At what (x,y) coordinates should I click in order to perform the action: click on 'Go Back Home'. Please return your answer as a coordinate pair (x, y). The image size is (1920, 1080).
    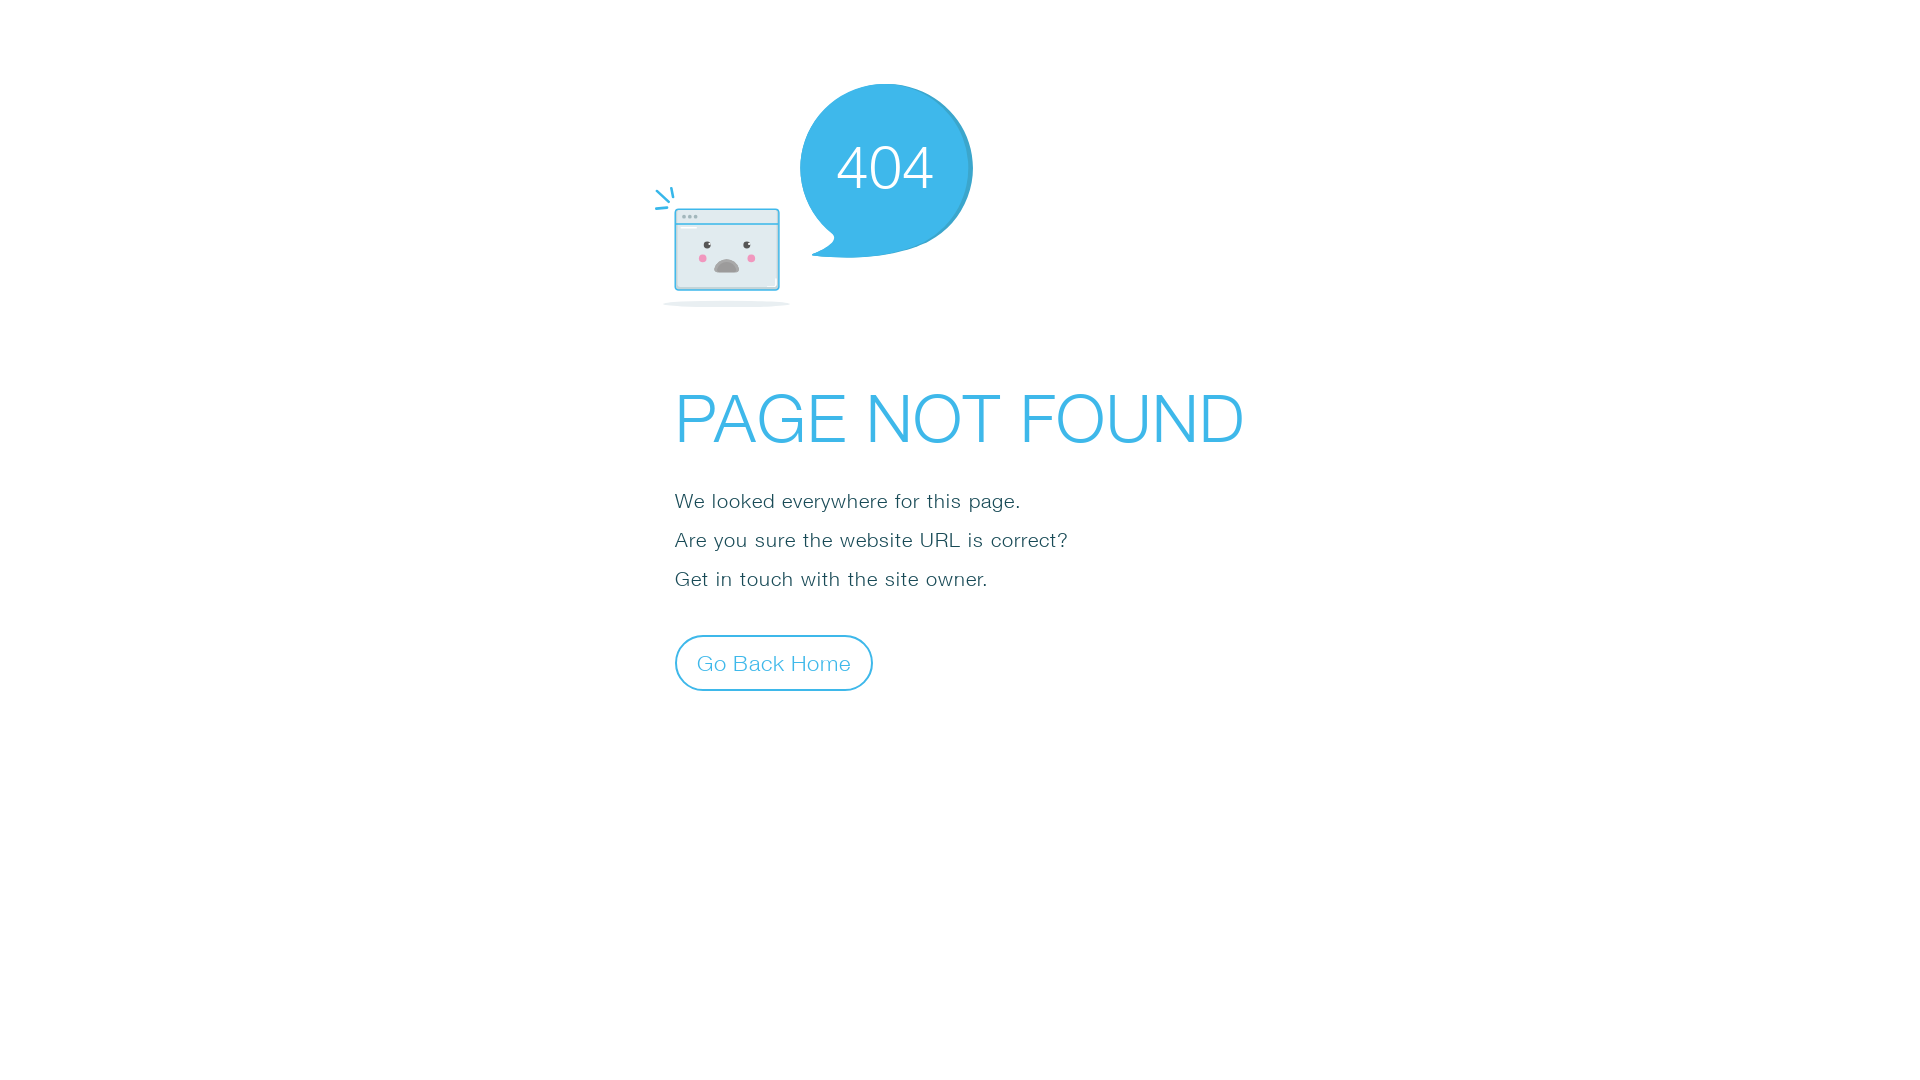
    Looking at the image, I should click on (772, 663).